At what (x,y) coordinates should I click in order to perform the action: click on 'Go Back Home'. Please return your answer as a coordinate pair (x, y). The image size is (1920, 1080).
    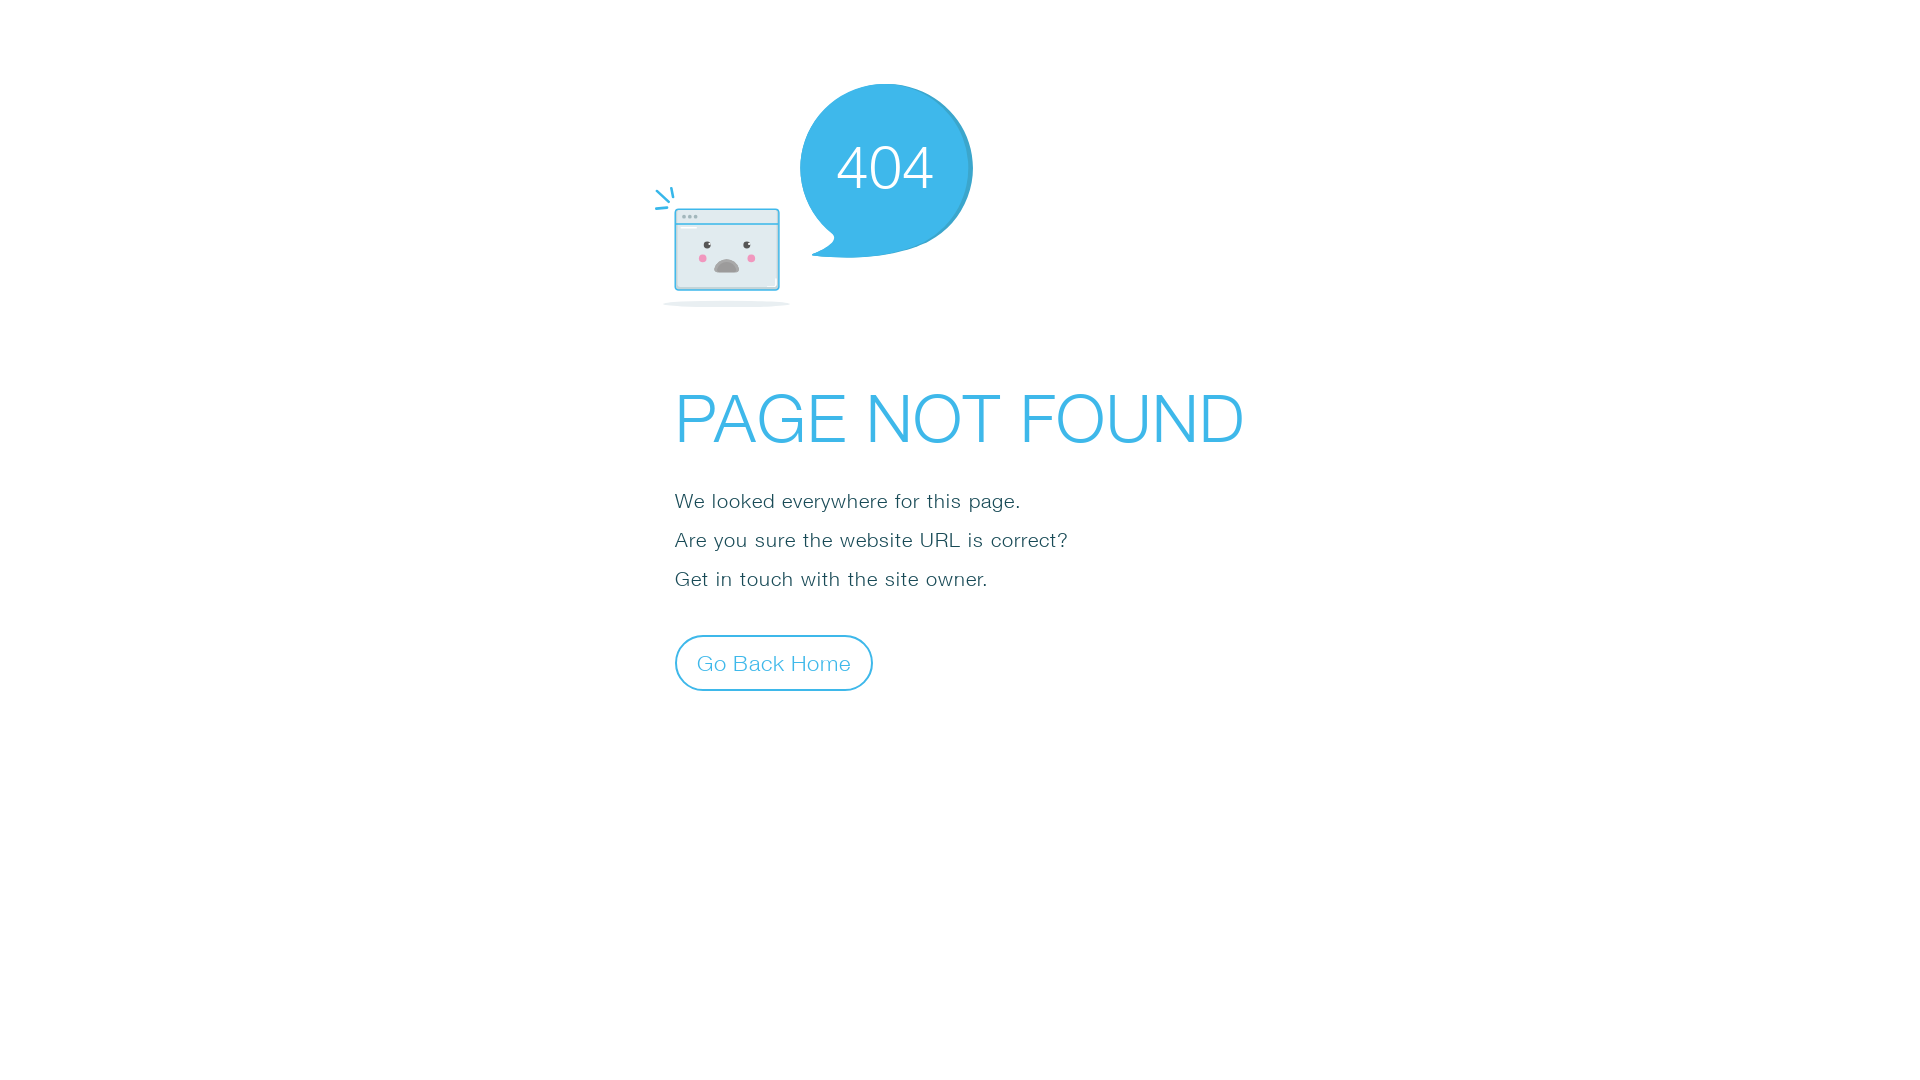
    Looking at the image, I should click on (772, 663).